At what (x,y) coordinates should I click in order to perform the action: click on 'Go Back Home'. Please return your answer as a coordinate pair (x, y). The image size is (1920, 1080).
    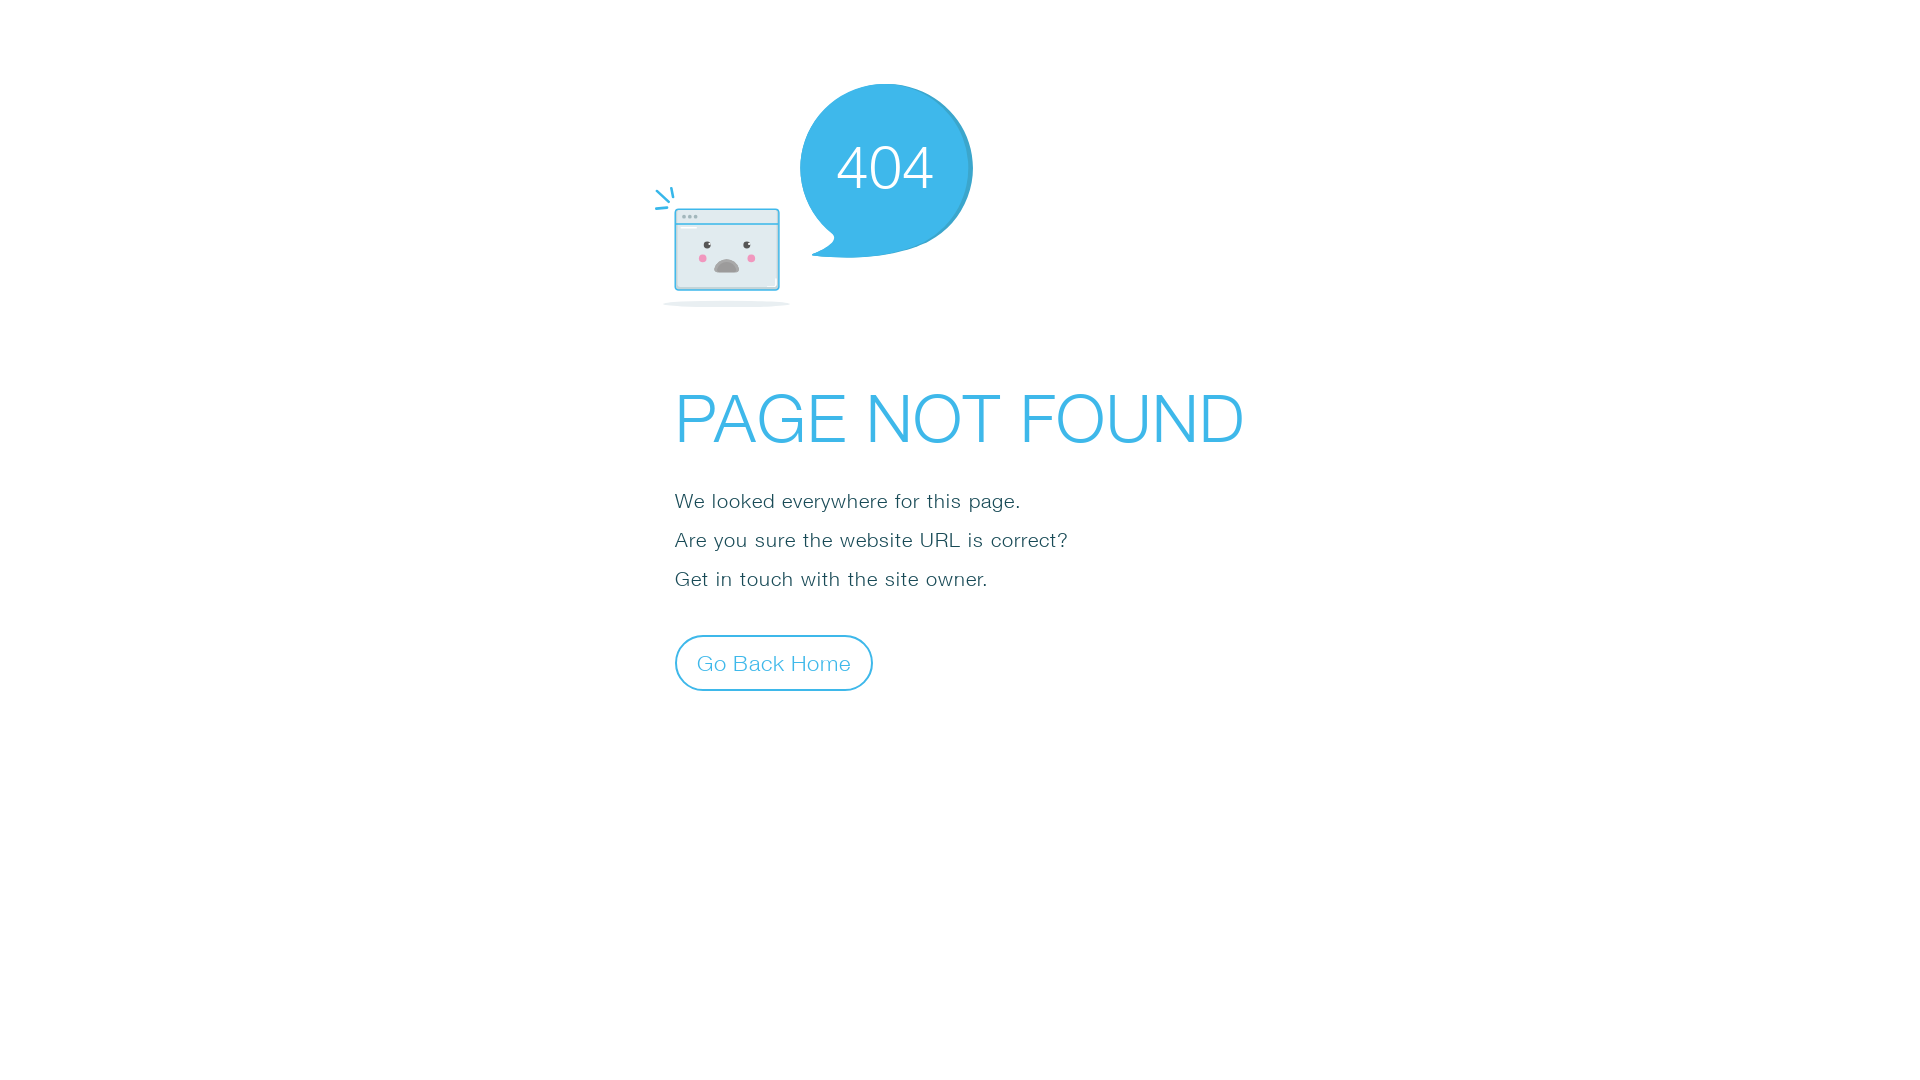
    Looking at the image, I should click on (772, 663).